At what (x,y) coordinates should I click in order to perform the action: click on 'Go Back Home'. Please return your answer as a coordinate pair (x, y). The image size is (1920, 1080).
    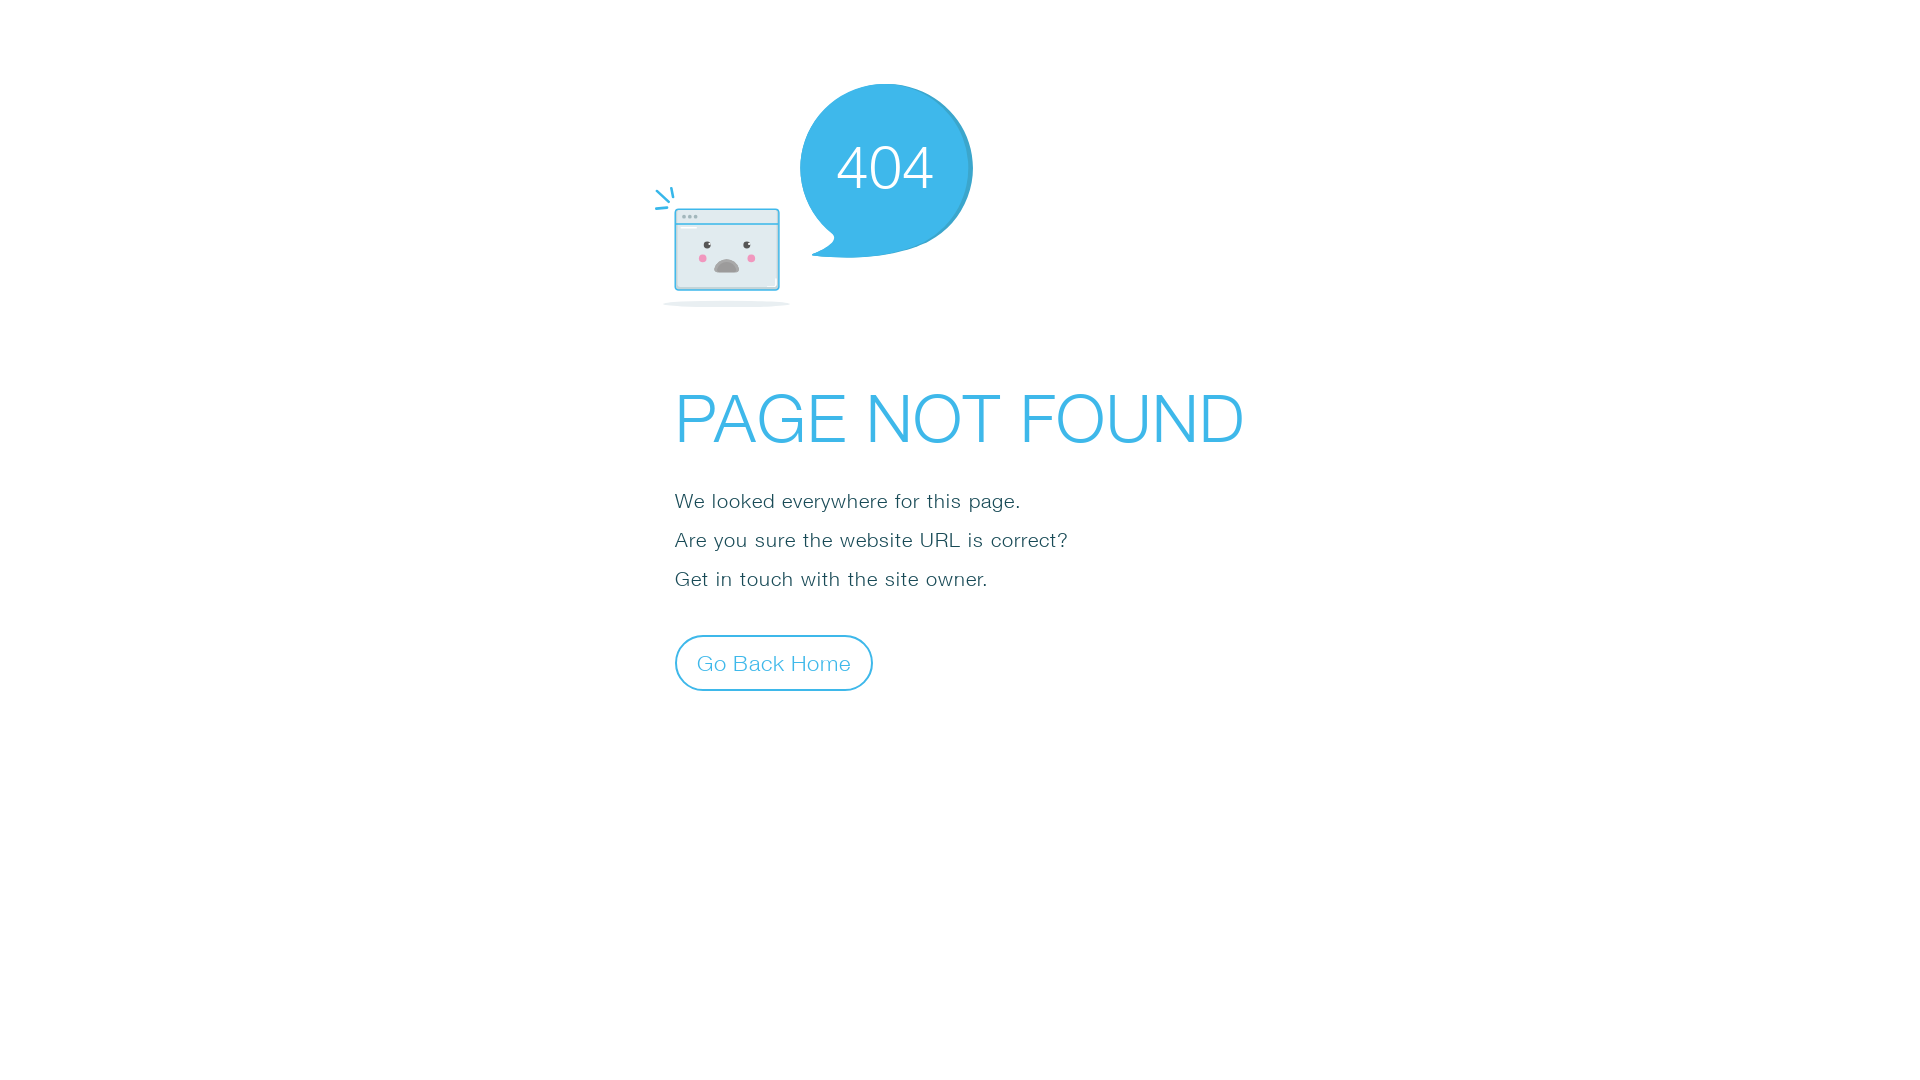
    Looking at the image, I should click on (772, 663).